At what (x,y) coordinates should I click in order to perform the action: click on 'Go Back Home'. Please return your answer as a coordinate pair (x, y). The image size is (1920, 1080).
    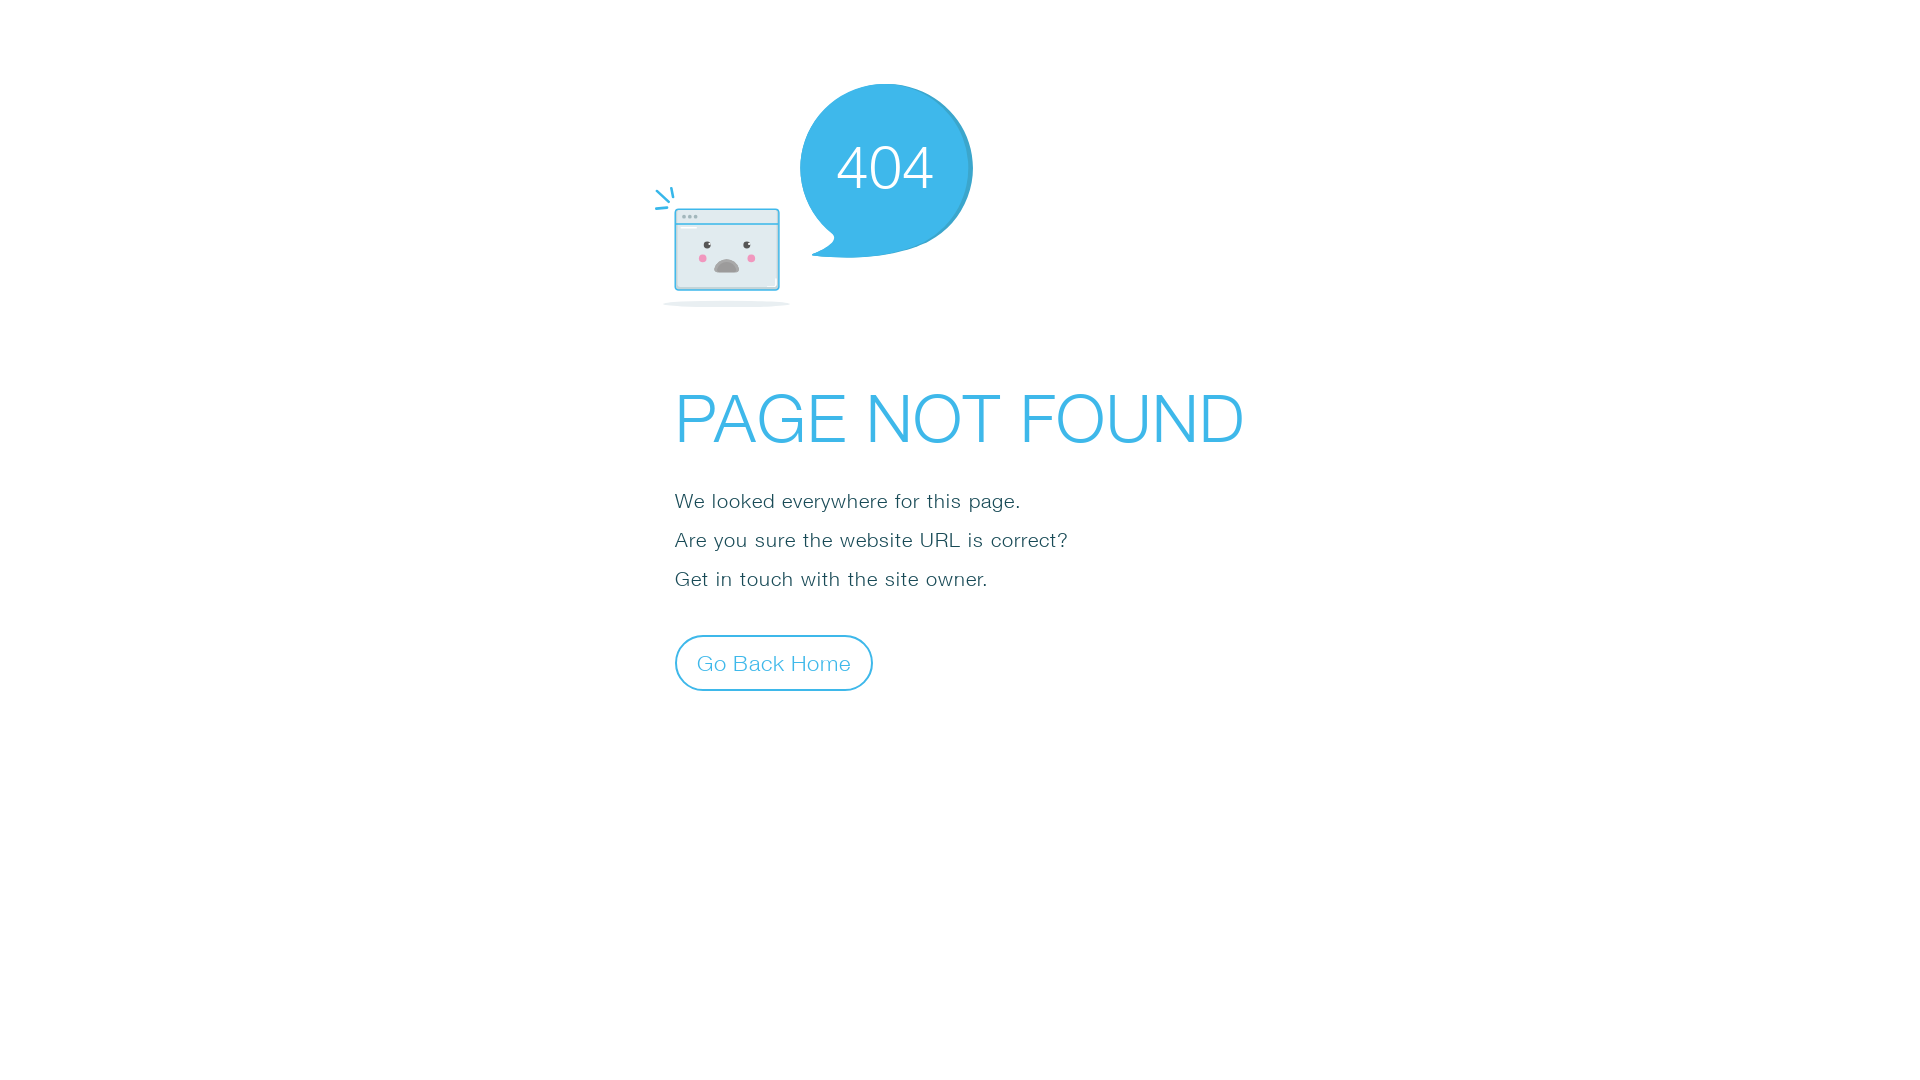
    Looking at the image, I should click on (772, 663).